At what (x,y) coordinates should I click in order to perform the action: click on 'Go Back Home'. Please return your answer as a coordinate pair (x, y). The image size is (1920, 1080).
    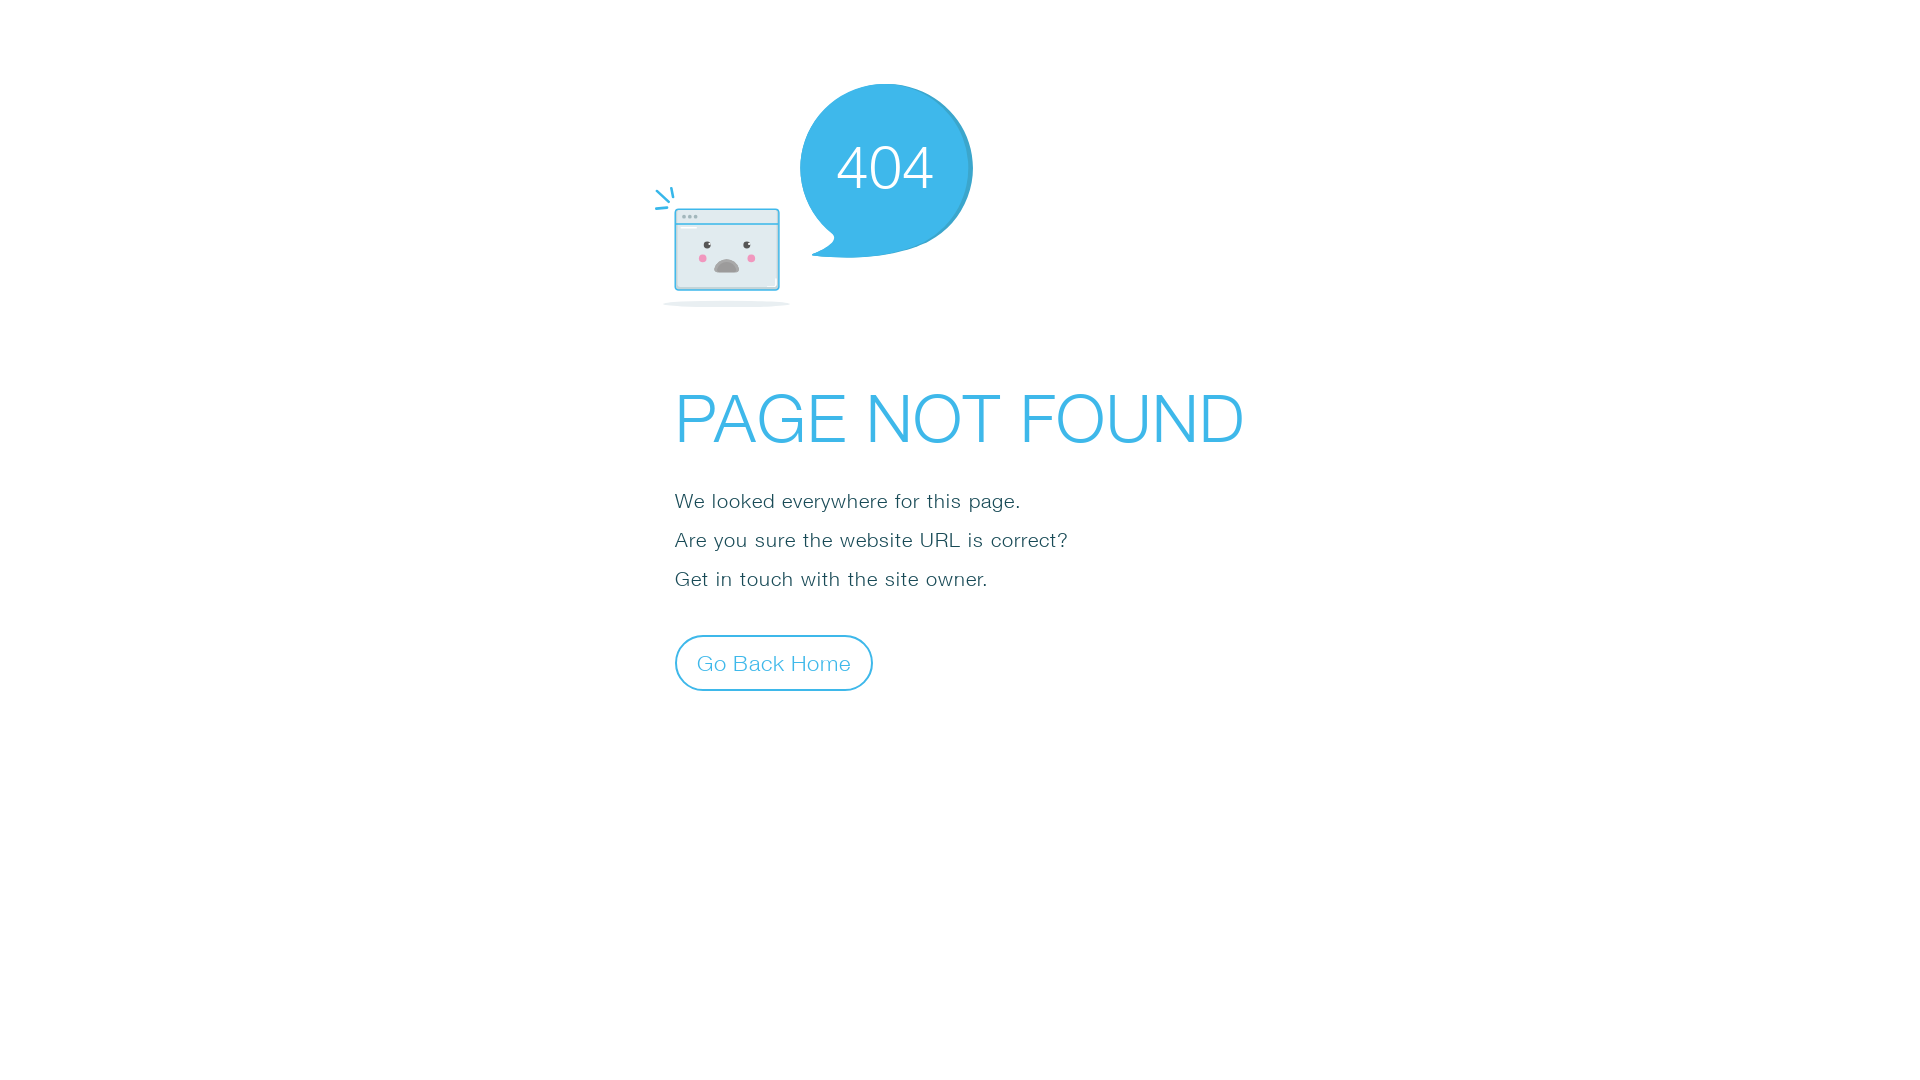
    Looking at the image, I should click on (772, 663).